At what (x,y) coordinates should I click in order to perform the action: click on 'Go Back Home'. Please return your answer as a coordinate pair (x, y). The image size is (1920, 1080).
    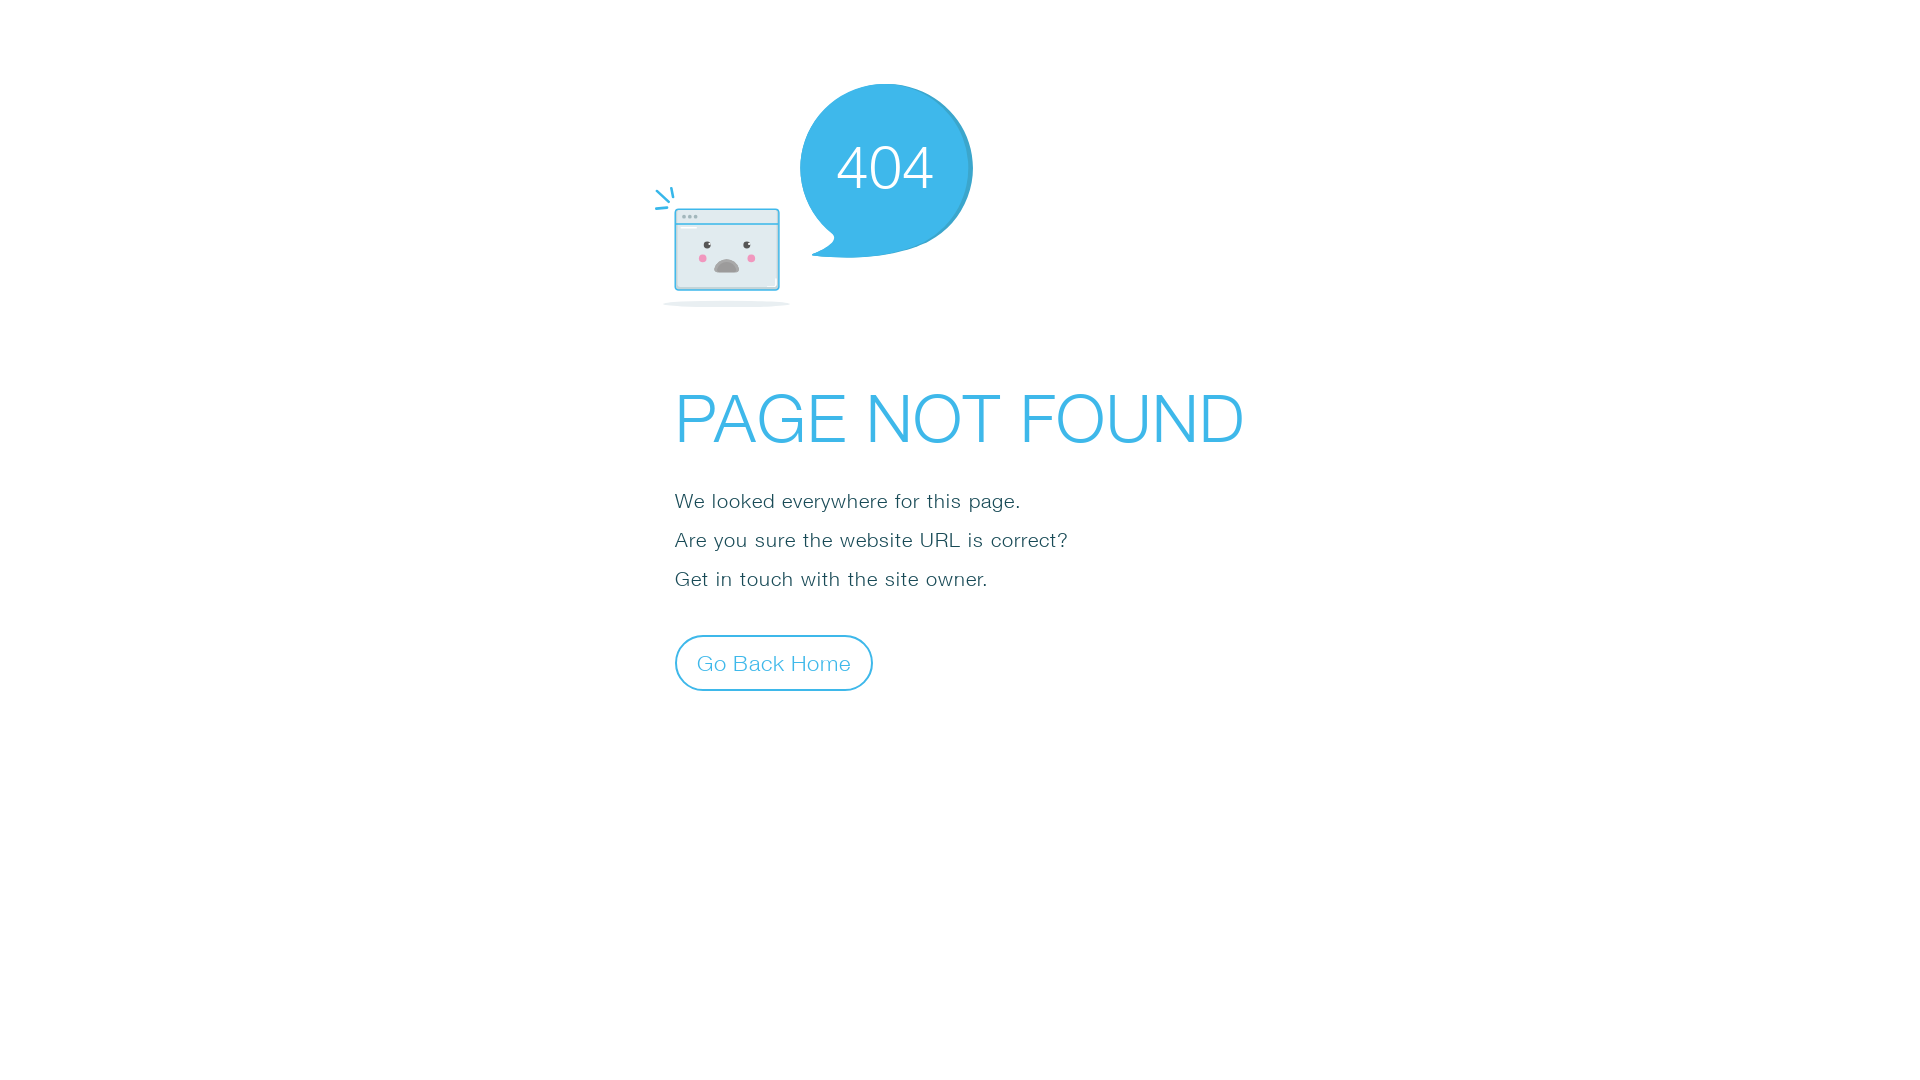
    Looking at the image, I should click on (772, 663).